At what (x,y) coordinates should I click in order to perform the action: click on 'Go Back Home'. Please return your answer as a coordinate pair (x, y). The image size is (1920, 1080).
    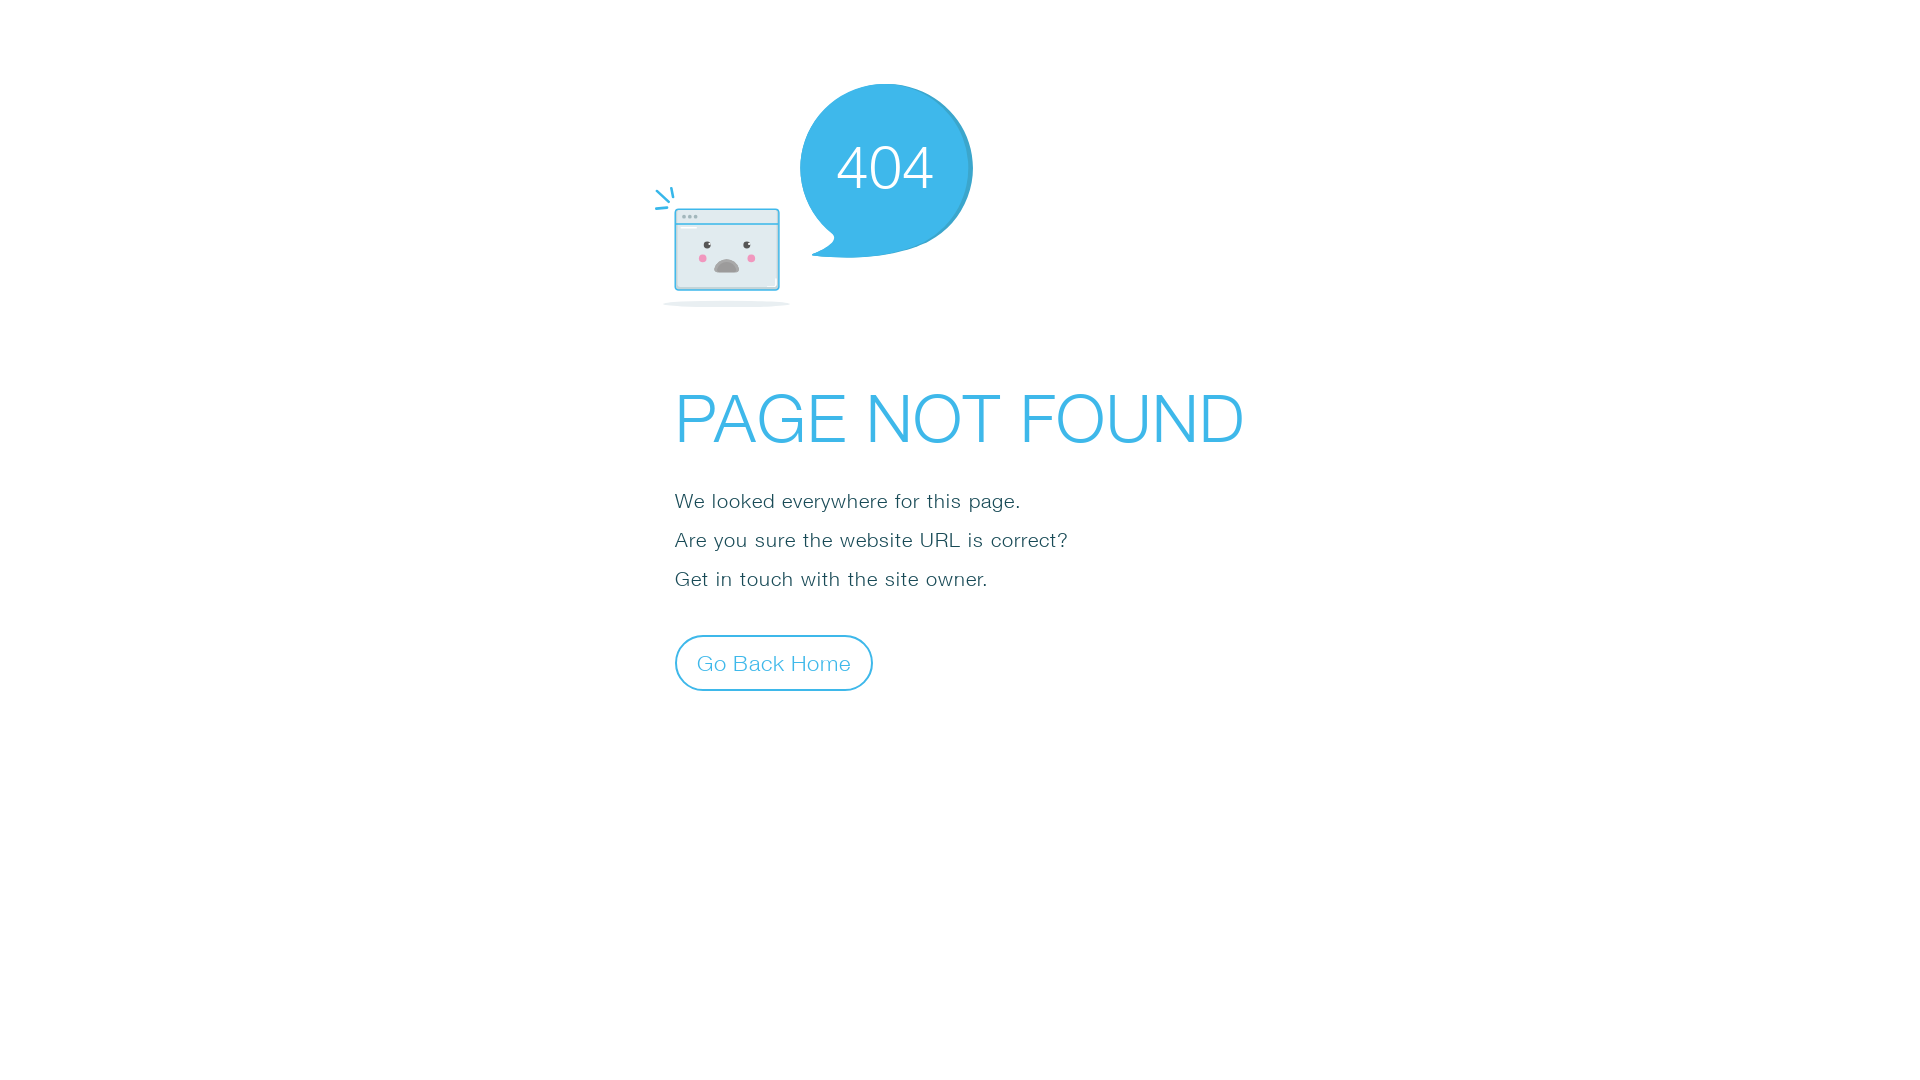
    Looking at the image, I should click on (772, 663).